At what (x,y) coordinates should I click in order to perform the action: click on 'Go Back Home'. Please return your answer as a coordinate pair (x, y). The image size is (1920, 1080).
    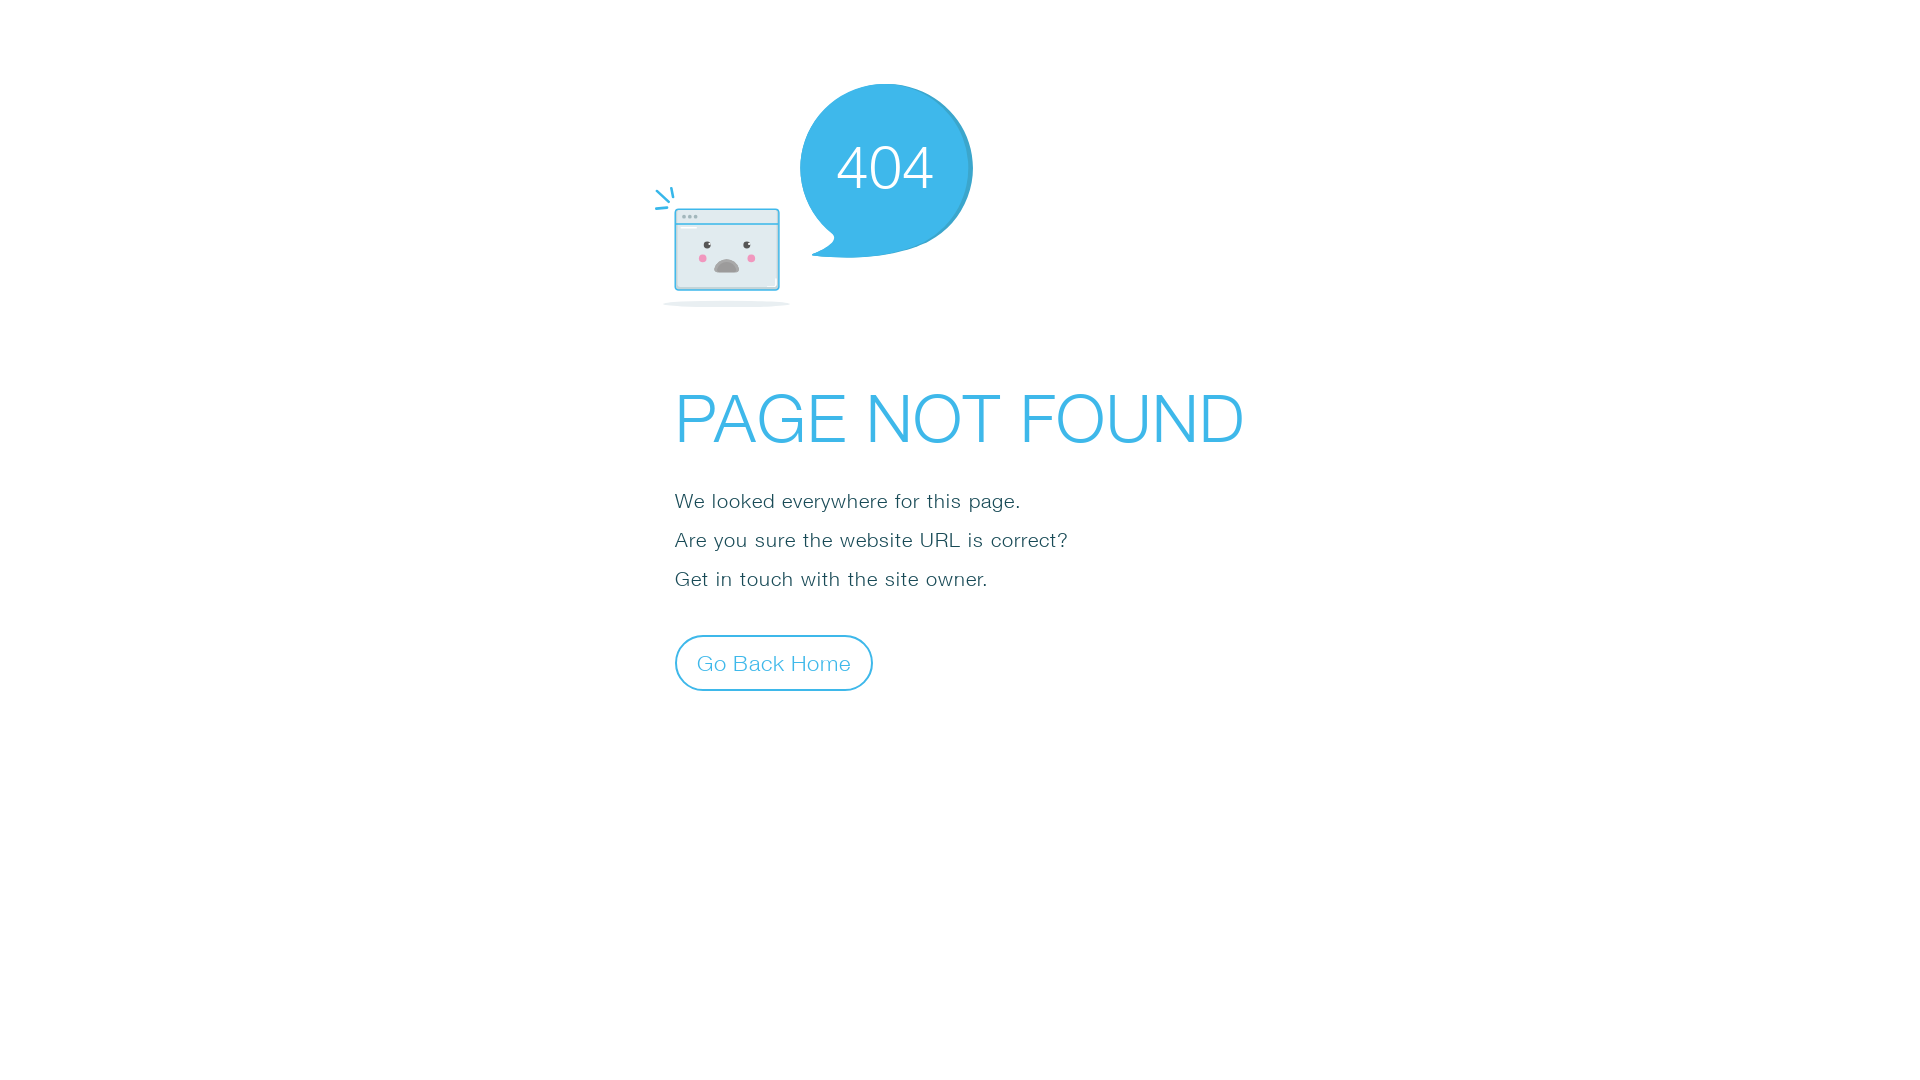
    Looking at the image, I should click on (772, 663).